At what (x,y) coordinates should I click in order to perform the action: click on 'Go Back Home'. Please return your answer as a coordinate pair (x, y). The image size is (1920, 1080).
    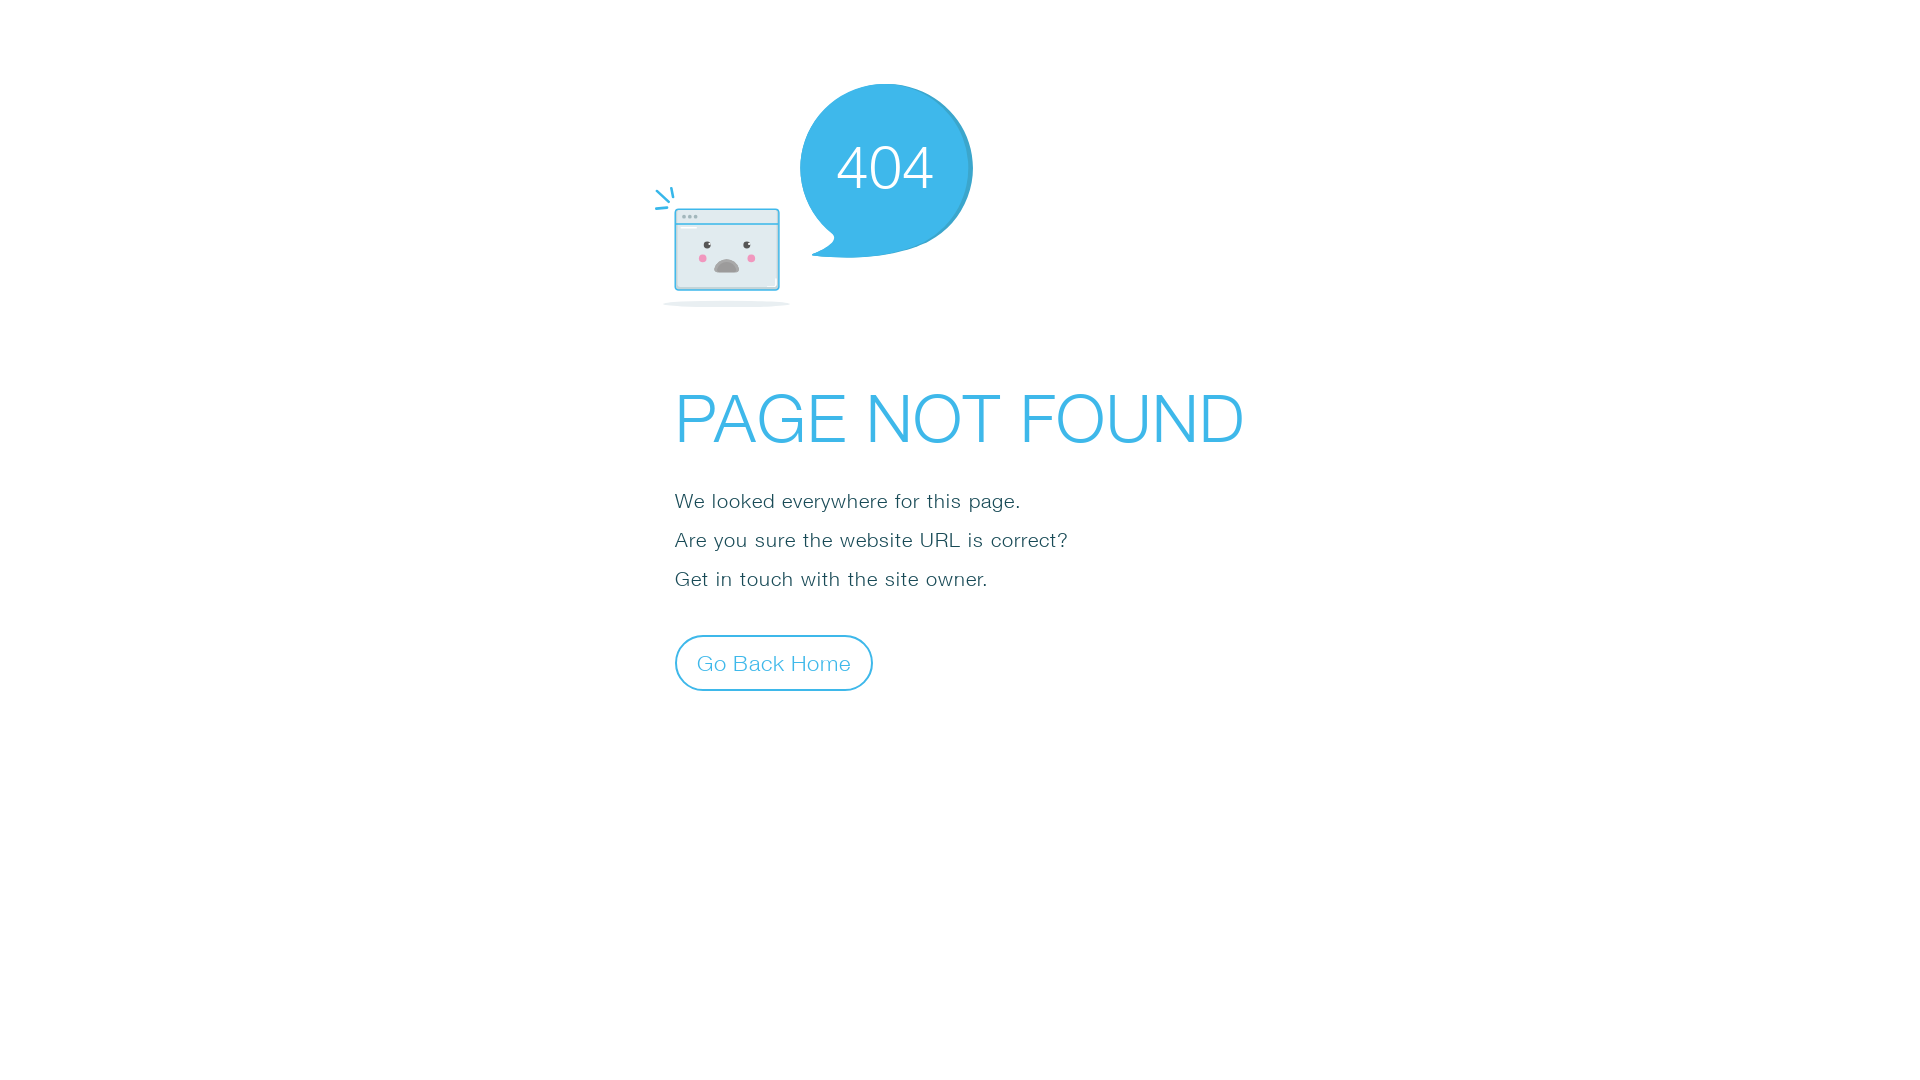
    Looking at the image, I should click on (772, 663).